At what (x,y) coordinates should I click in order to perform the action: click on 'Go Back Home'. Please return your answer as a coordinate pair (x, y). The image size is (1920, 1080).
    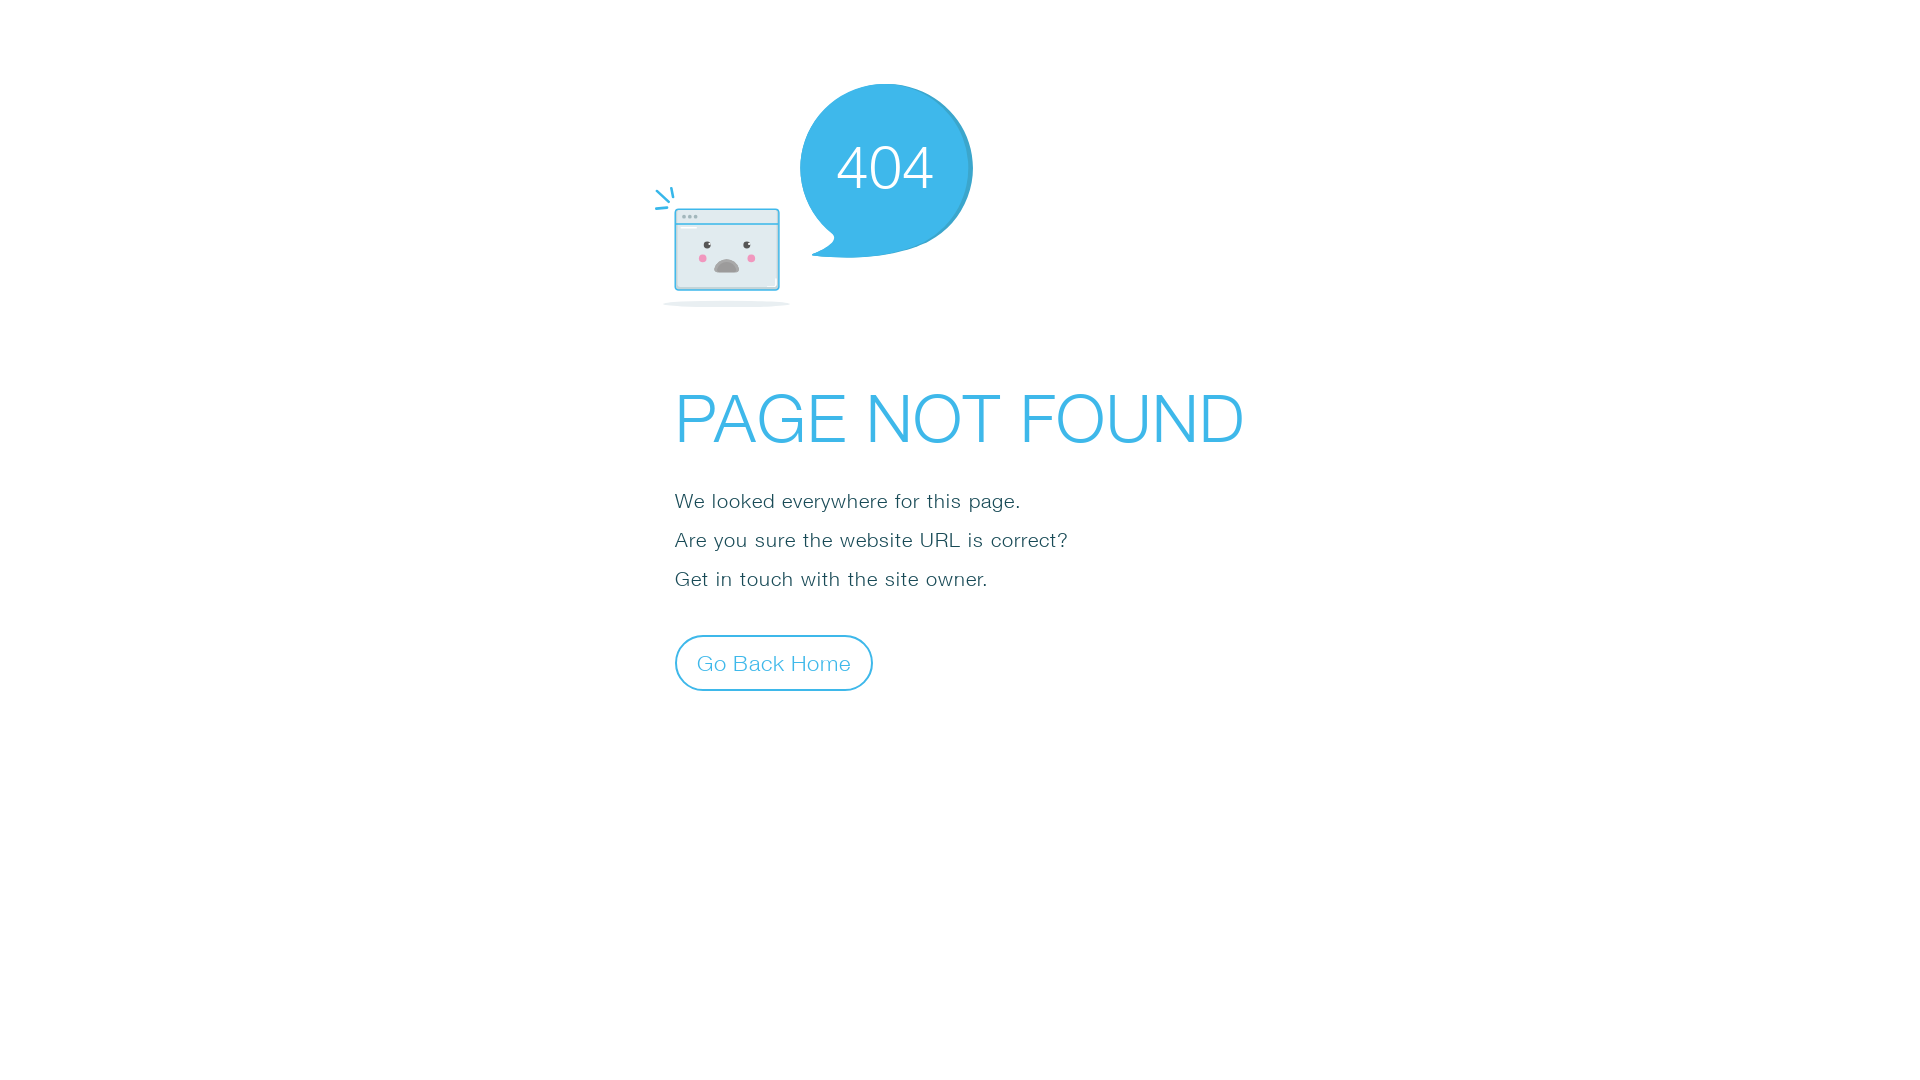
    Looking at the image, I should click on (772, 663).